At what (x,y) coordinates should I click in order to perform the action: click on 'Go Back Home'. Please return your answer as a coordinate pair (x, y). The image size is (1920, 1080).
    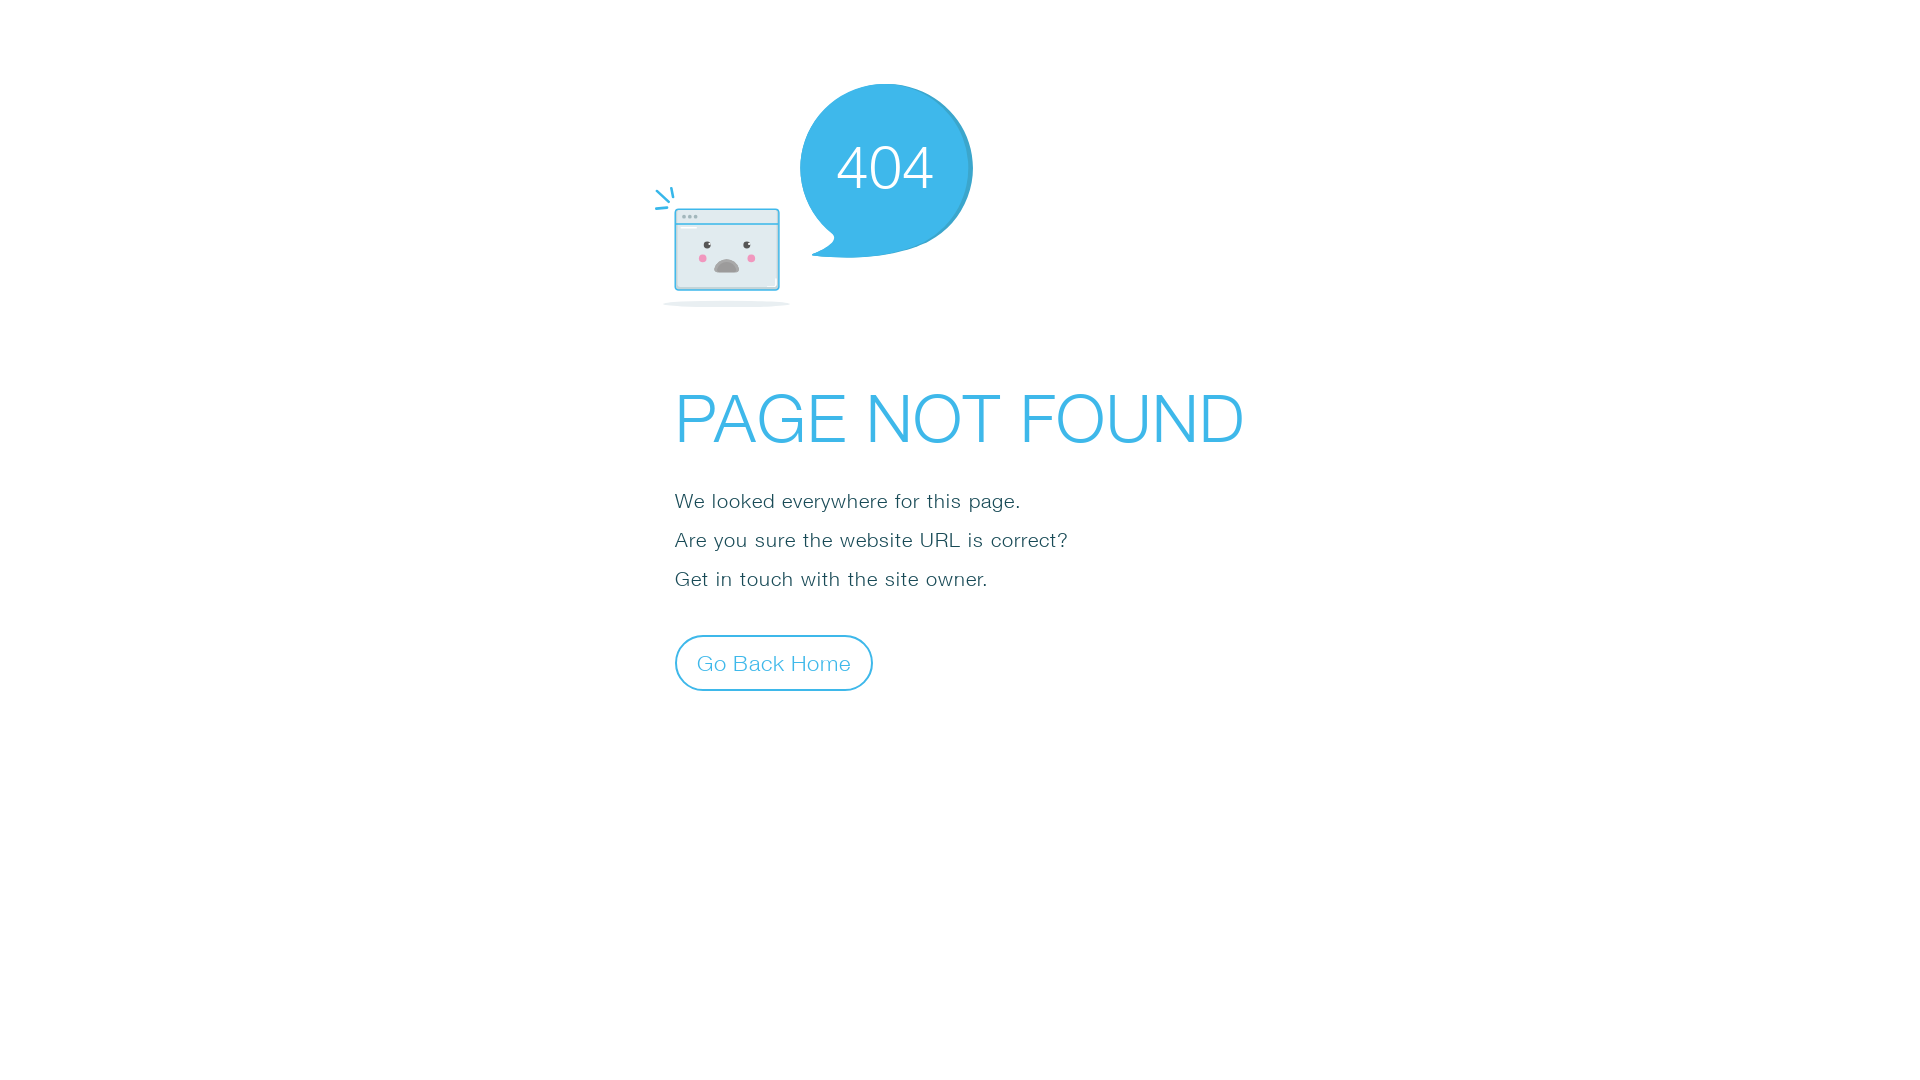
    Looking at the image, I should click on (772, 663).